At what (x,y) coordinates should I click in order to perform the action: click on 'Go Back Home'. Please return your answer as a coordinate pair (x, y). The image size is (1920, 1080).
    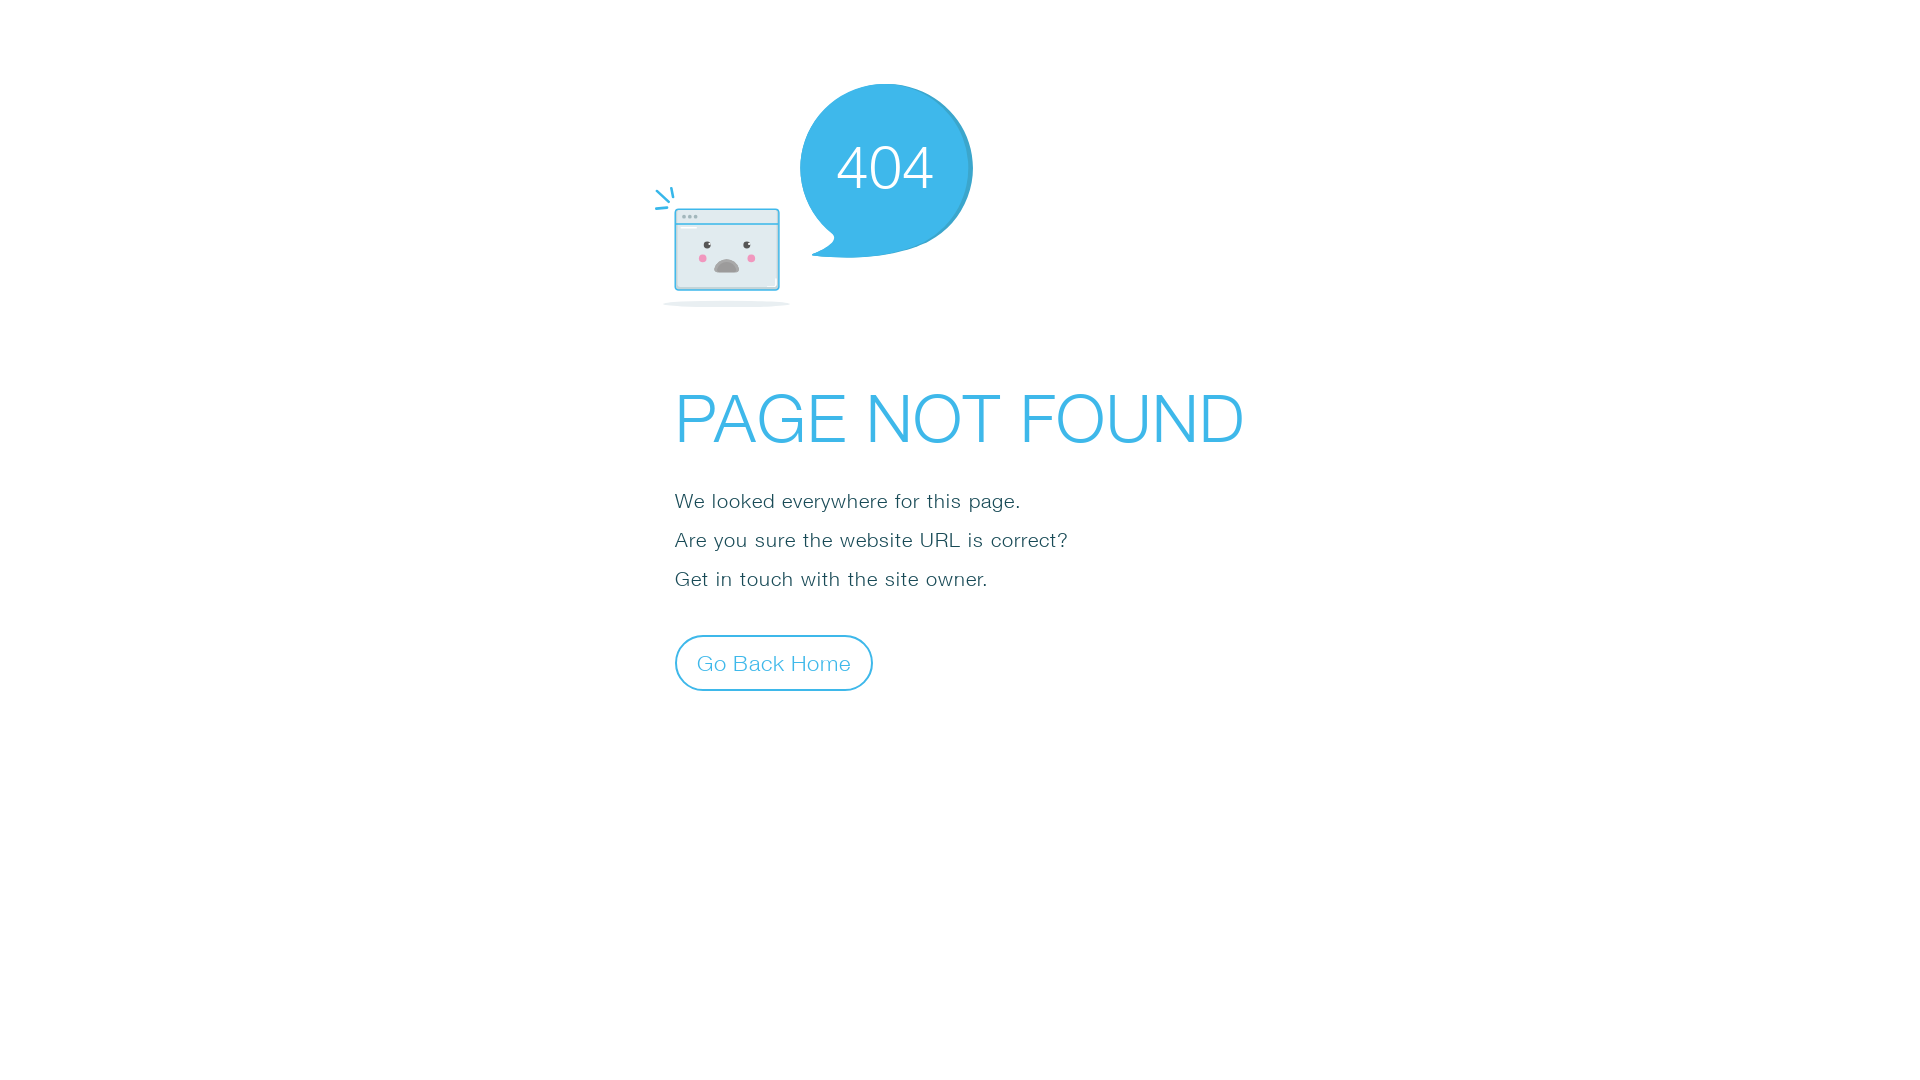
    Looking at the image, I should click on (772, 663).